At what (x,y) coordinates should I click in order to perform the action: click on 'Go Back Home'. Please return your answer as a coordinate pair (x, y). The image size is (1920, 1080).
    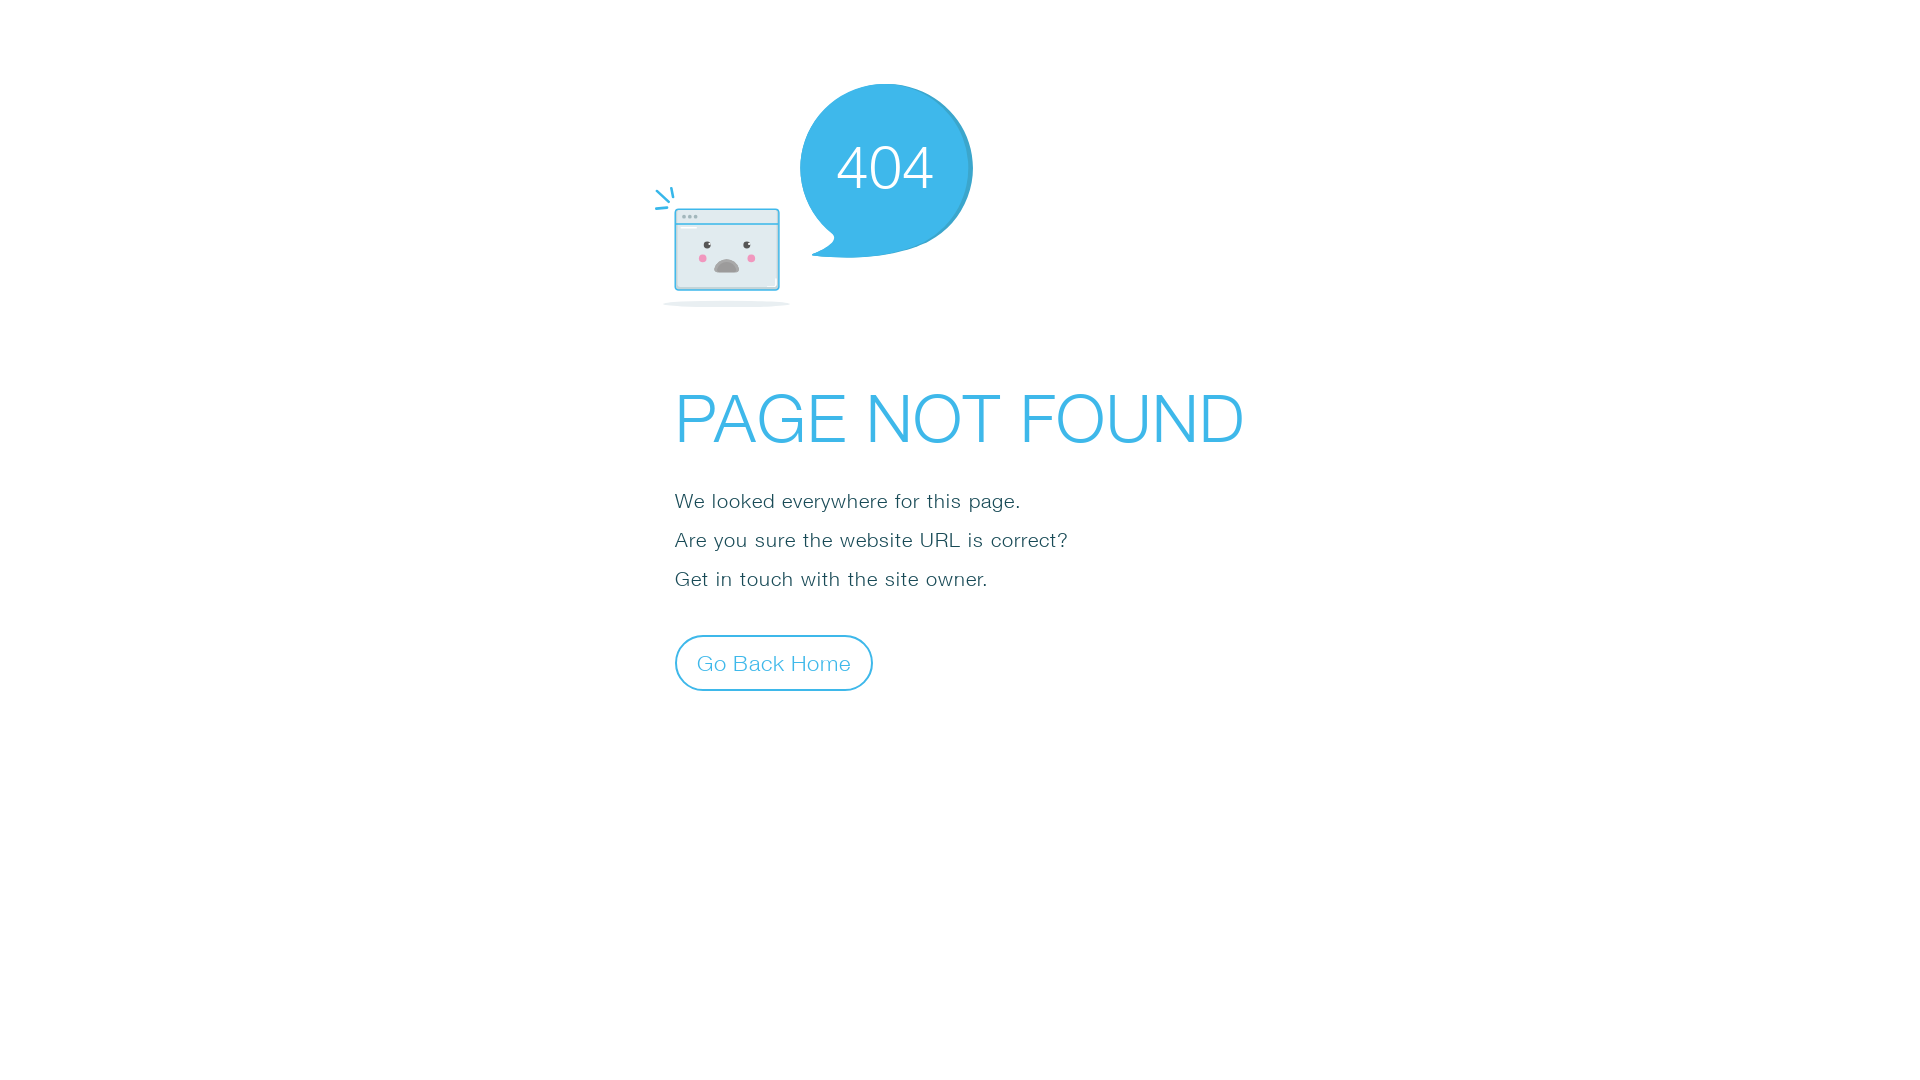
    Looking at the image, I should click on (772, 663).